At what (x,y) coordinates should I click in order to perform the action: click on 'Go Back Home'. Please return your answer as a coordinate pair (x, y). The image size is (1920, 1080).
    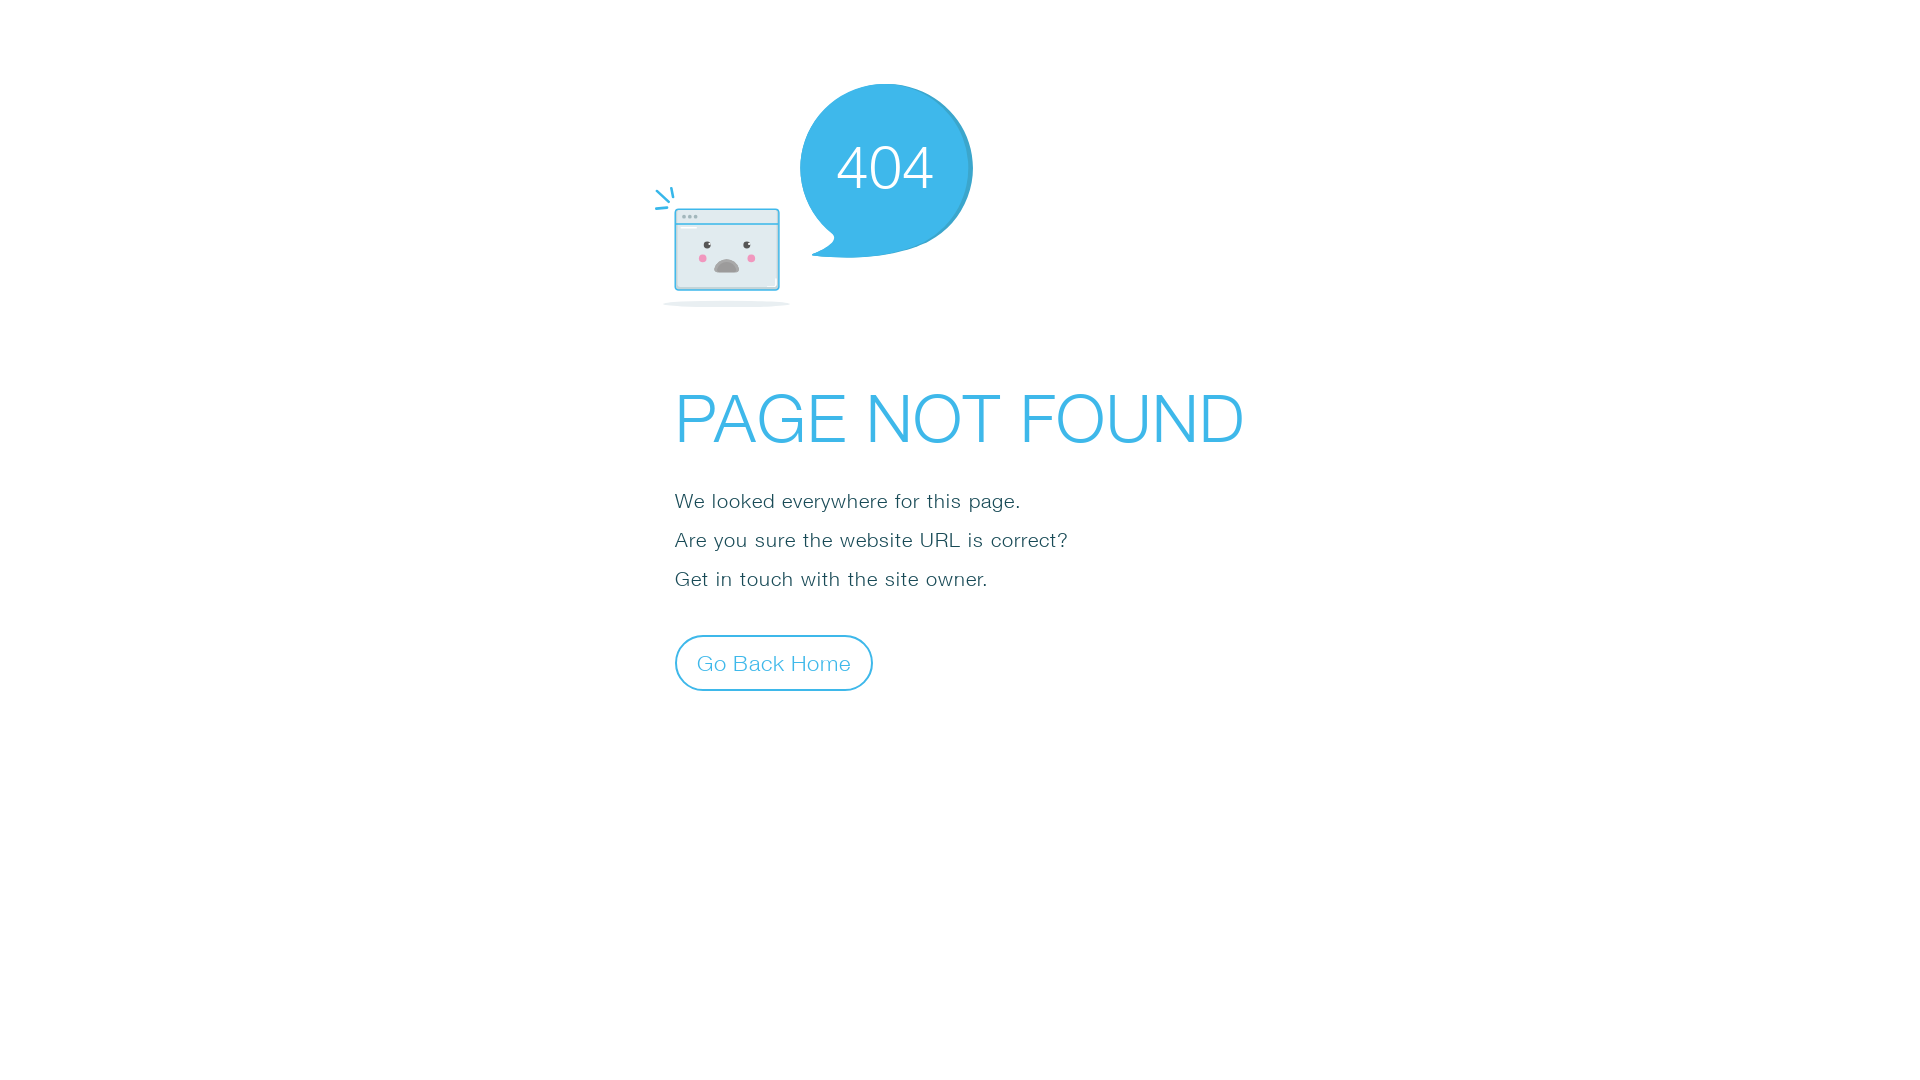
    Looking at the image, I should click on (772, 663).